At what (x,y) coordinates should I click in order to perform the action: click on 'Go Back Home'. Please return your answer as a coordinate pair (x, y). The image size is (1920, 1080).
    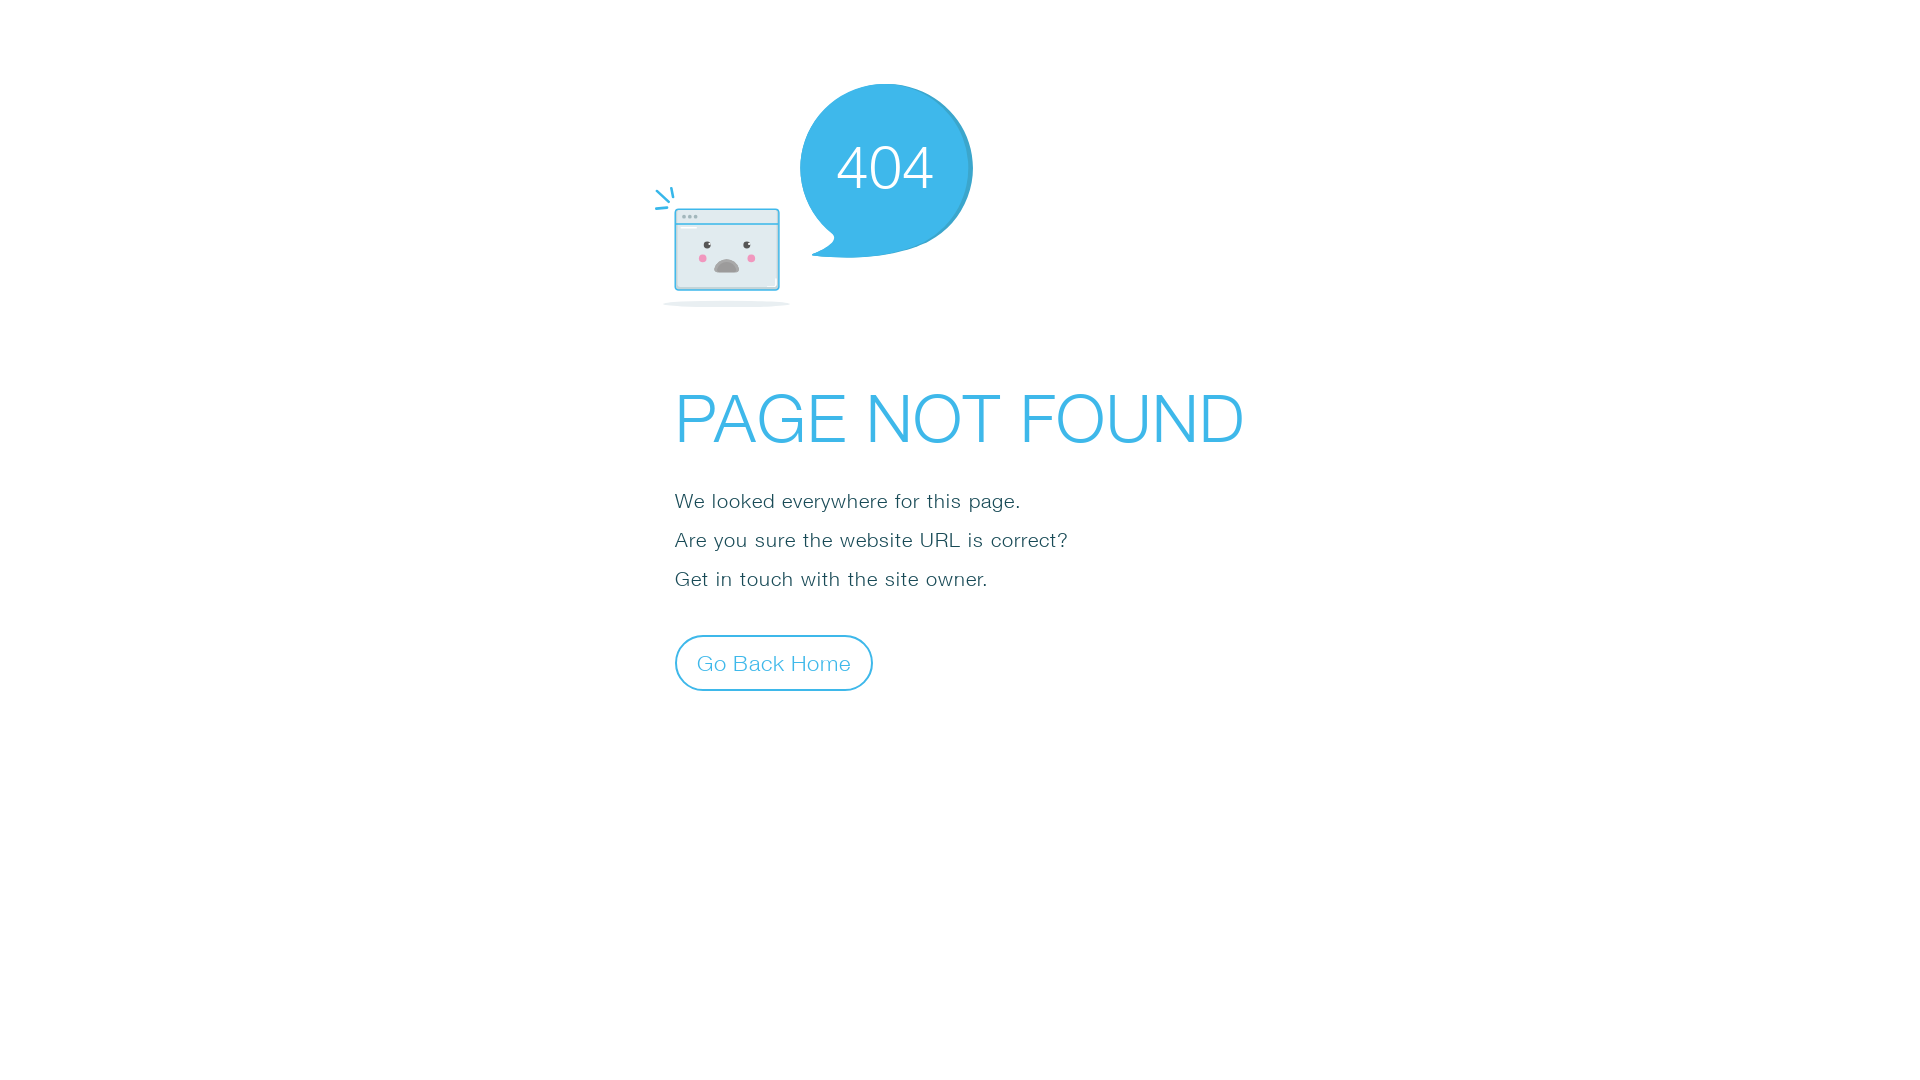
    Looking at the image, I should click on (772, 663).